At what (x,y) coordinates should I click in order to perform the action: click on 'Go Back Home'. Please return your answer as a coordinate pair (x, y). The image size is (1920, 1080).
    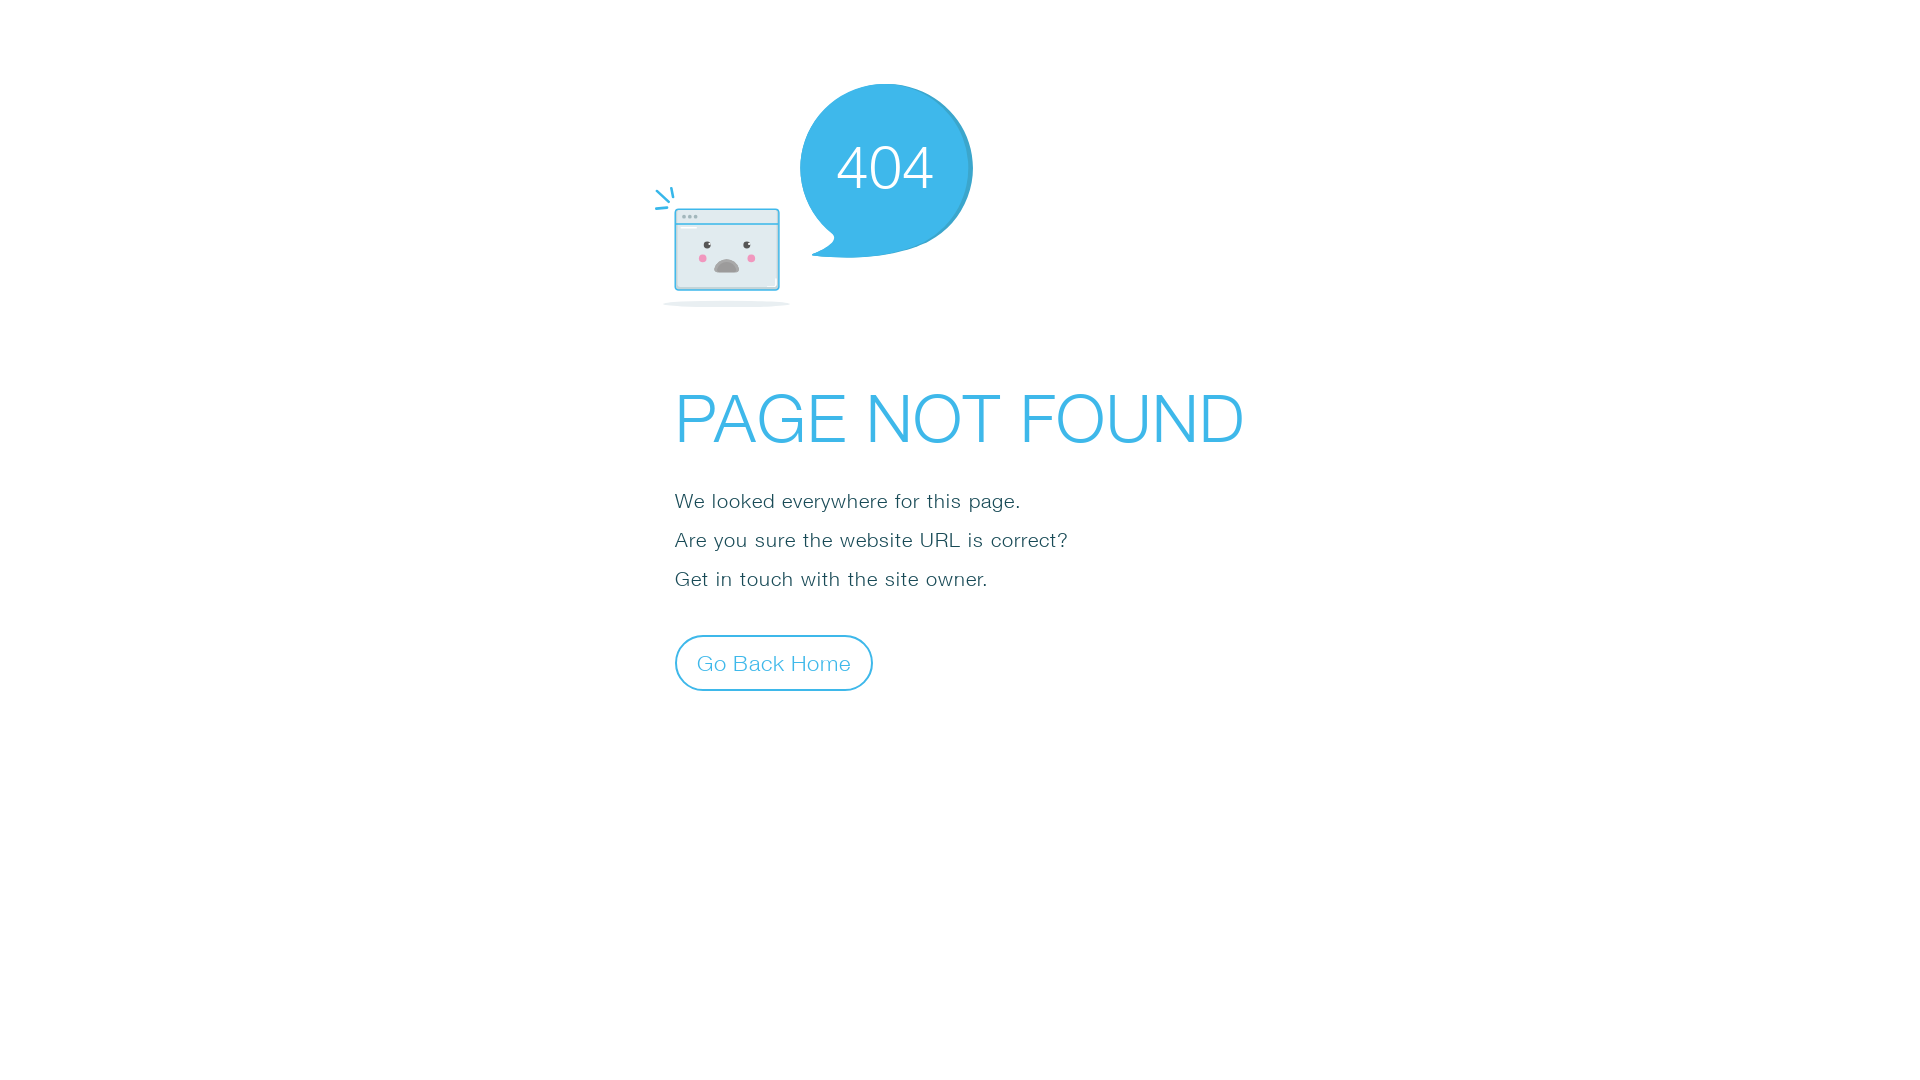
    Looking at the image, I should click on (772, 663).